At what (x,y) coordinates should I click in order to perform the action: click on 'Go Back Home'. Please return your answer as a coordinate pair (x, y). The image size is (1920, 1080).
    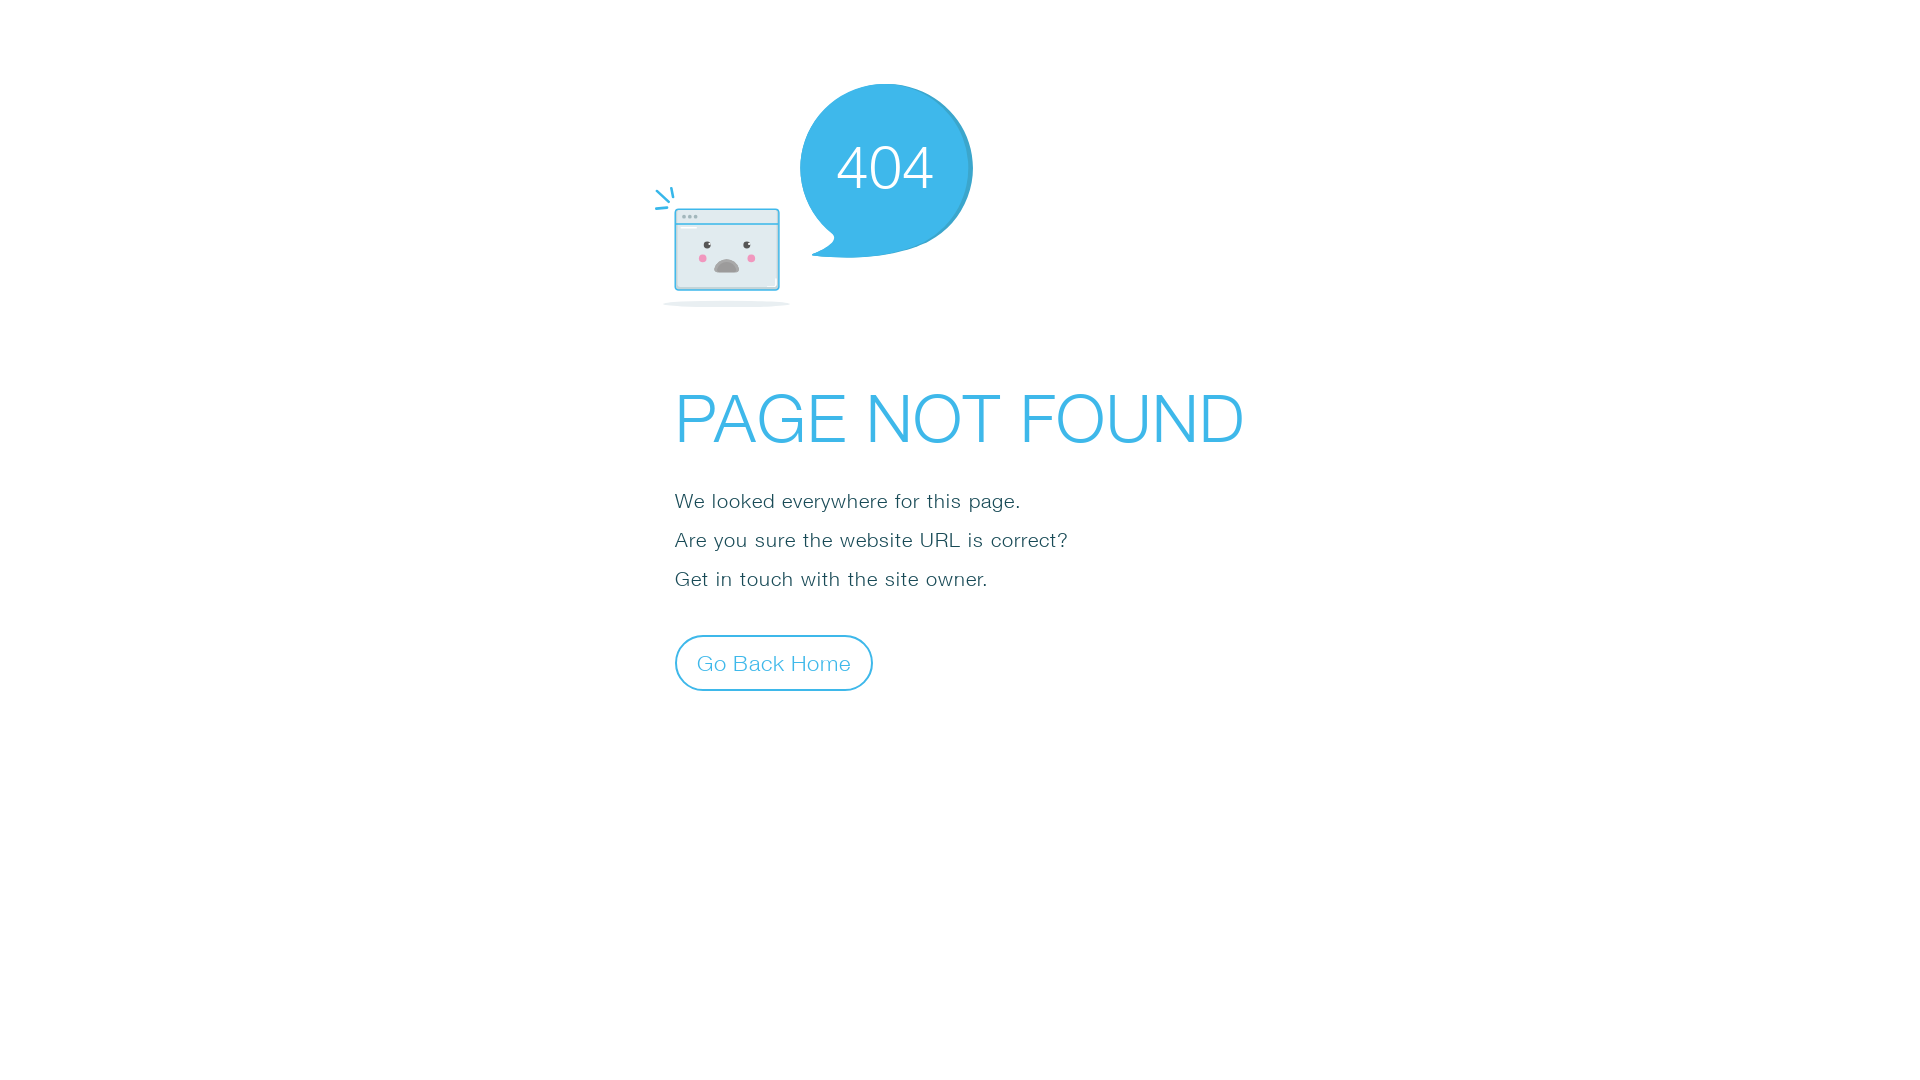
    Looking at the image, I should click on (772, 663).